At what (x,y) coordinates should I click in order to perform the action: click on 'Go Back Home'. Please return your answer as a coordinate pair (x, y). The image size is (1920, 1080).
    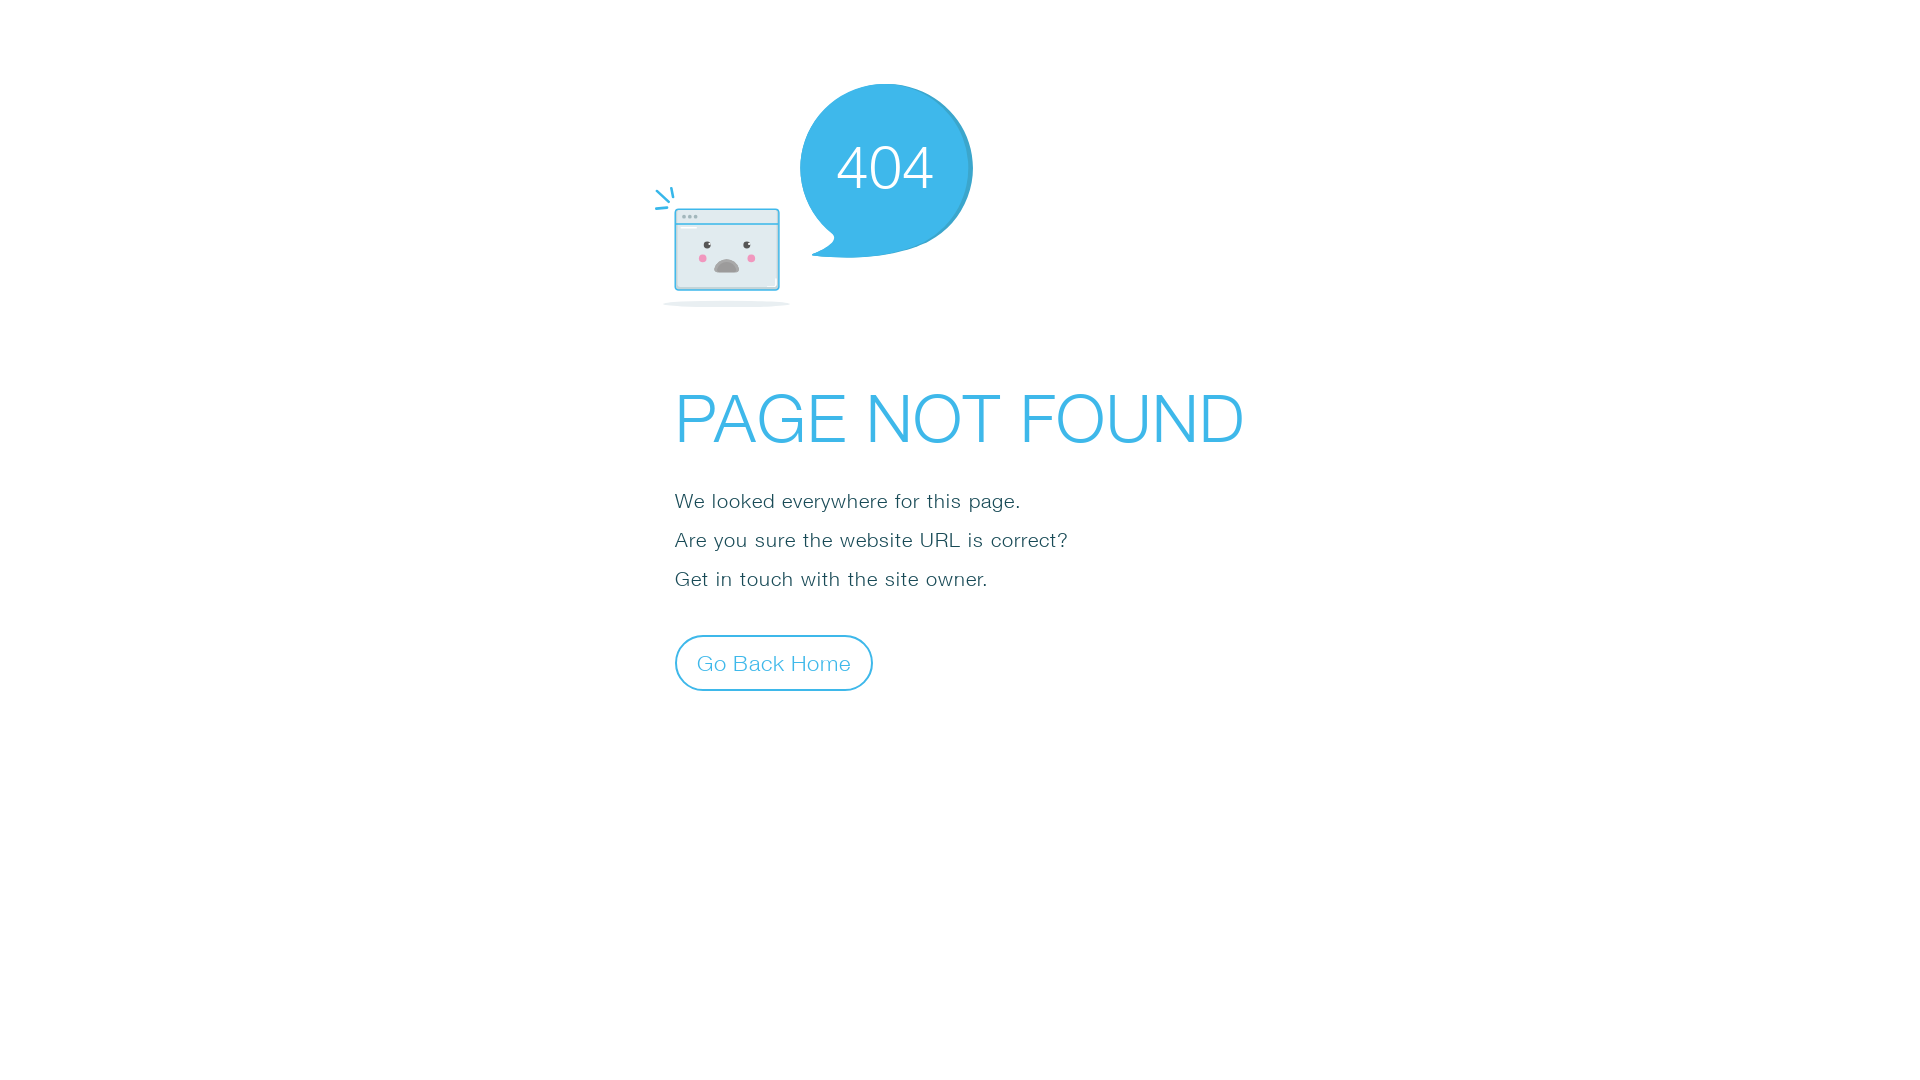
    Looking at the image, I should click on (772, 663).